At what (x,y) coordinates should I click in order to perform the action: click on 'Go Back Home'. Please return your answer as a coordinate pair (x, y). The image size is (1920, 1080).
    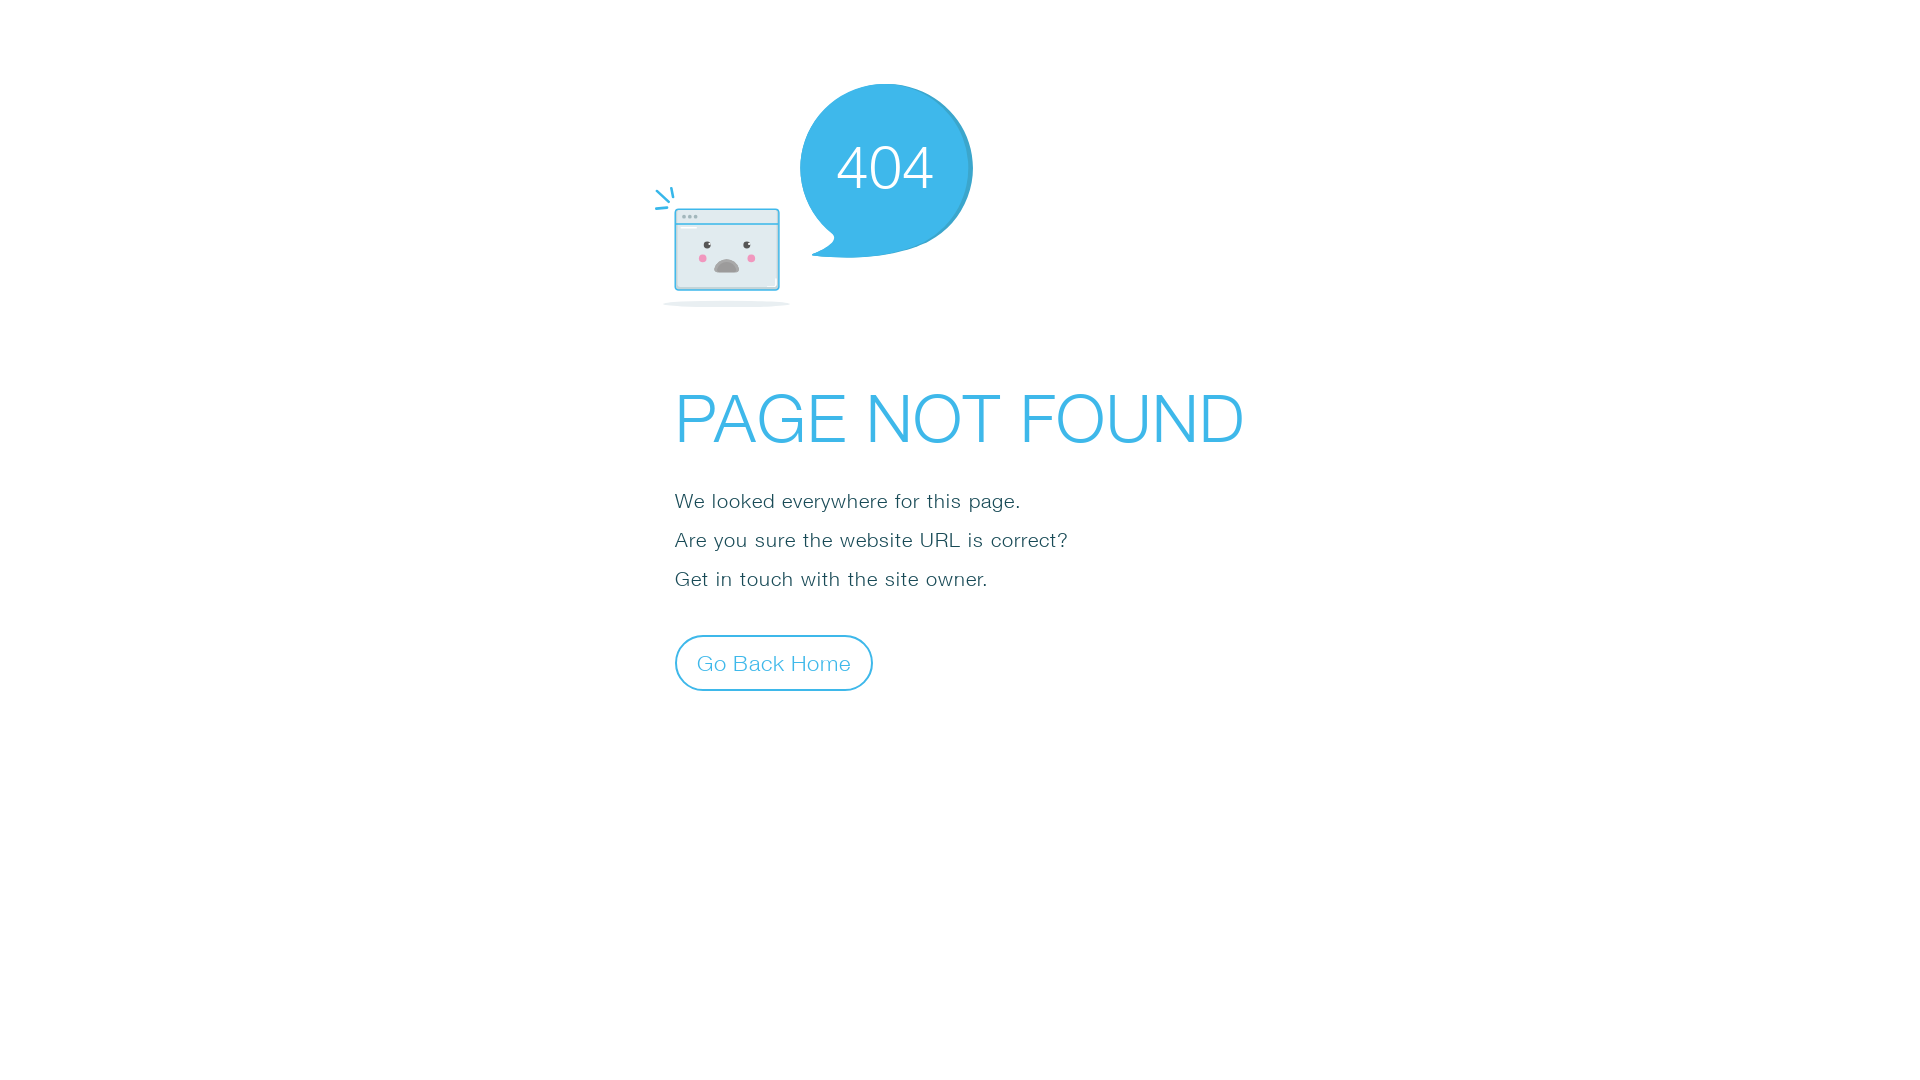
    Looking at the image, I should click on (772, 663).